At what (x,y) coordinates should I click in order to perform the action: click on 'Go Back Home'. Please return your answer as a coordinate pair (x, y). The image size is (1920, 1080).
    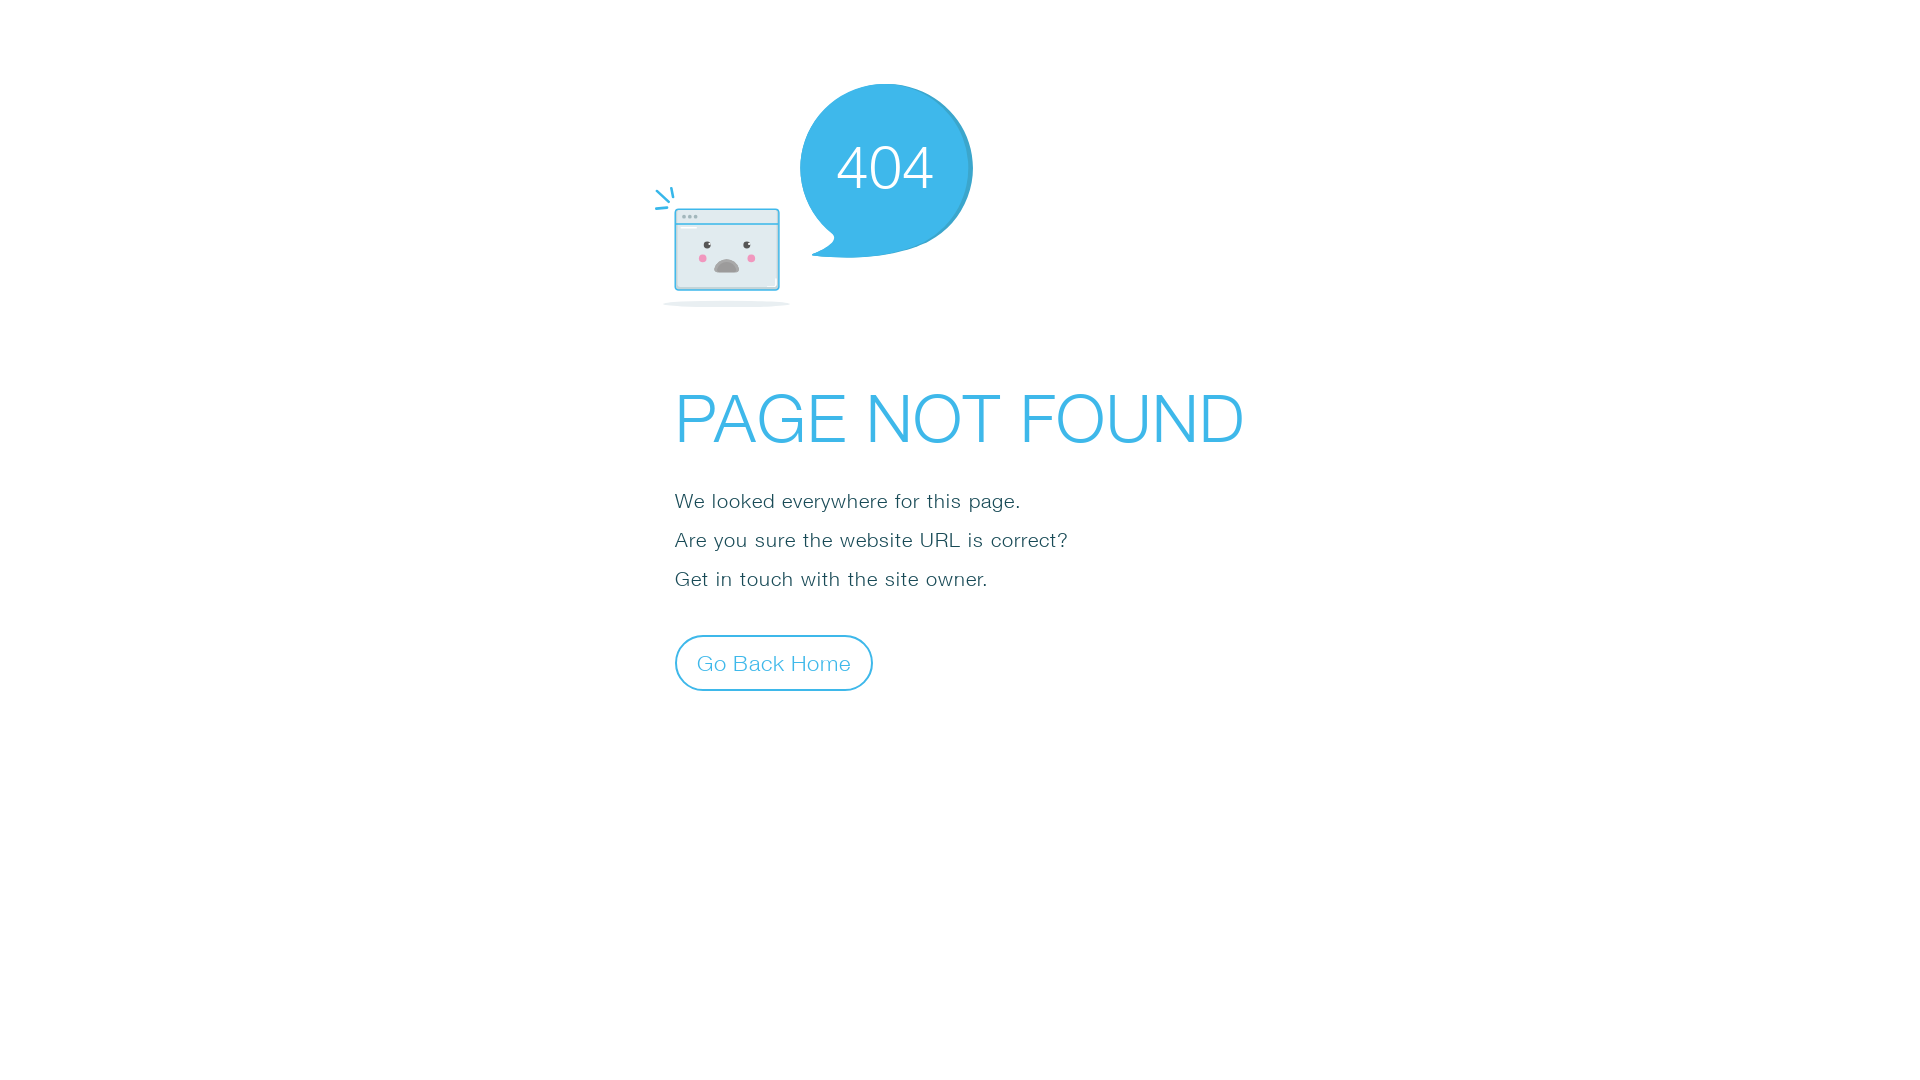
    Looking at the image, I should click on (772, 663).